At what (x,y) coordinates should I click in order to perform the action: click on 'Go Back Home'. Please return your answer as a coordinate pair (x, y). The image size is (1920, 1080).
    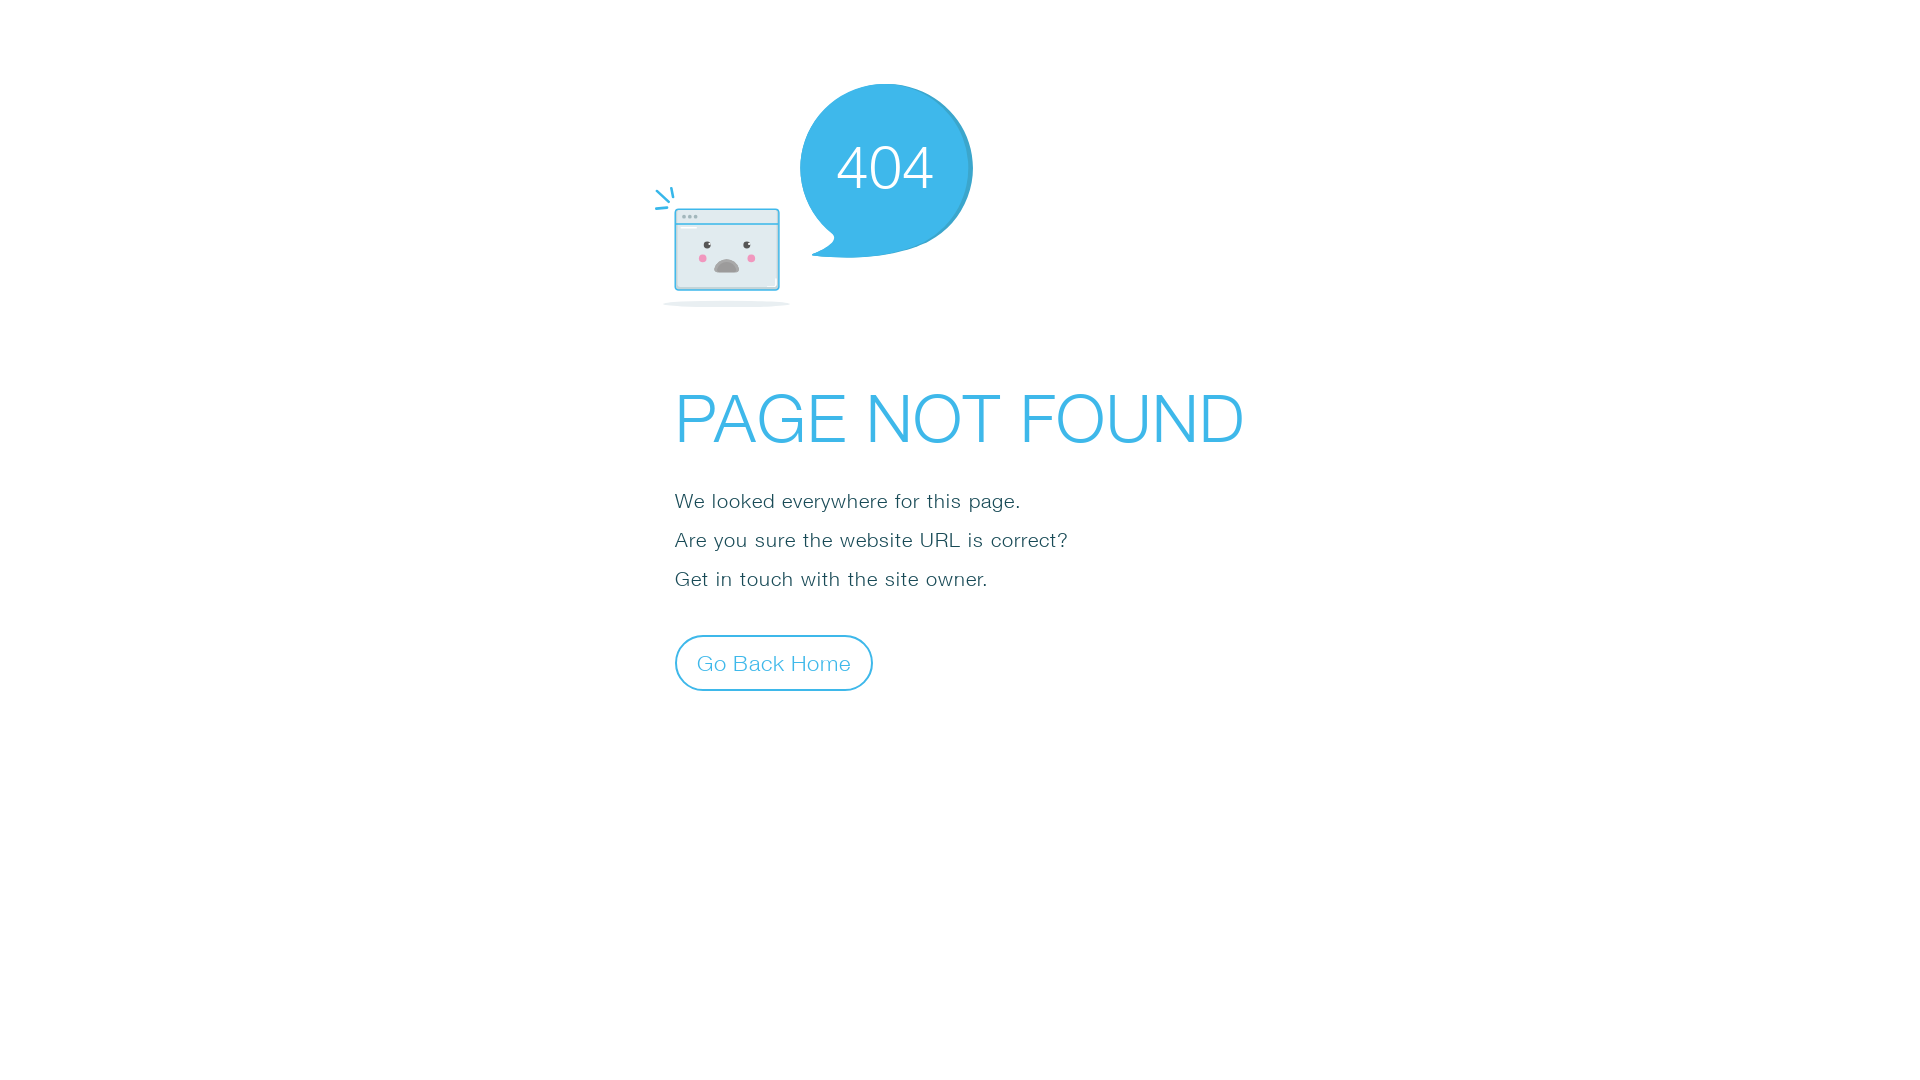
    Looking at the image, I should click on (772, 663).